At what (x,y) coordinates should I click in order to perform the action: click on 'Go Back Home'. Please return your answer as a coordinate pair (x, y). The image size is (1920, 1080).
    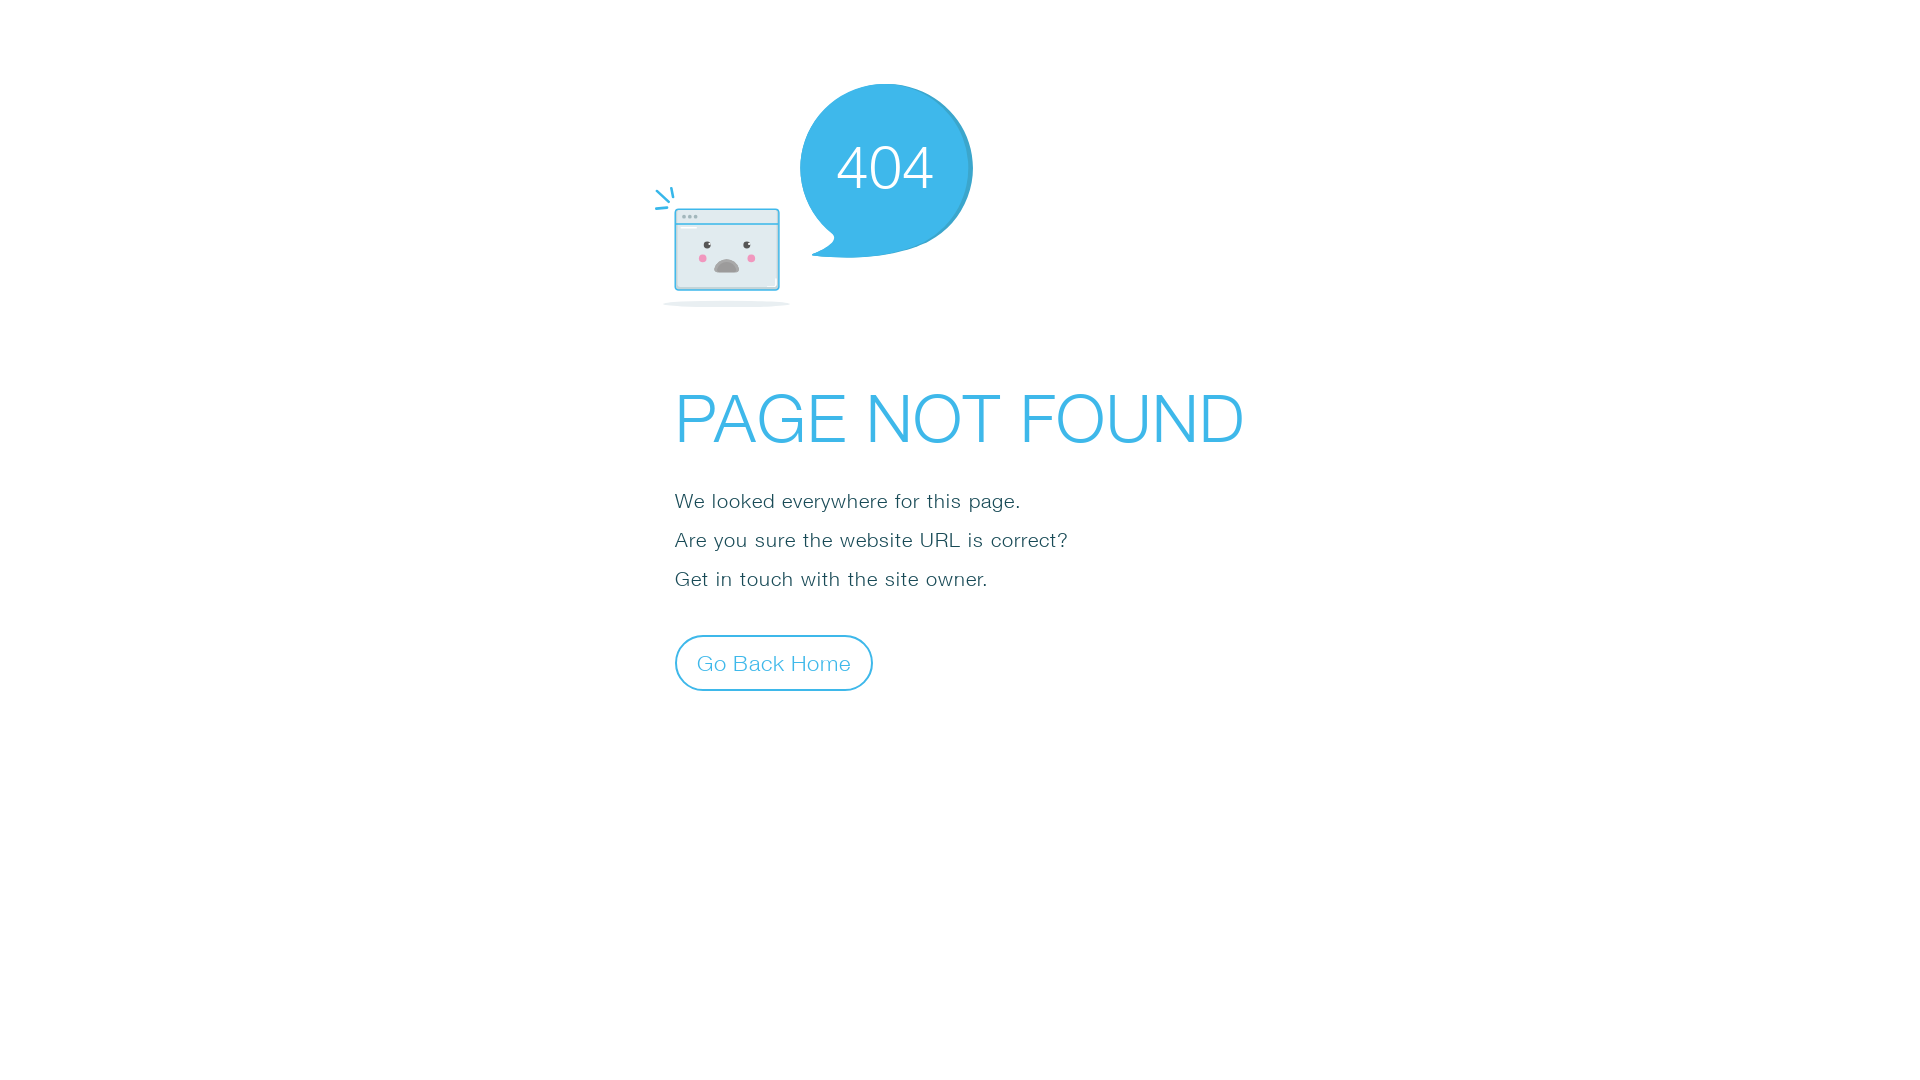
    Looking at the image, I should click on (772, 663).